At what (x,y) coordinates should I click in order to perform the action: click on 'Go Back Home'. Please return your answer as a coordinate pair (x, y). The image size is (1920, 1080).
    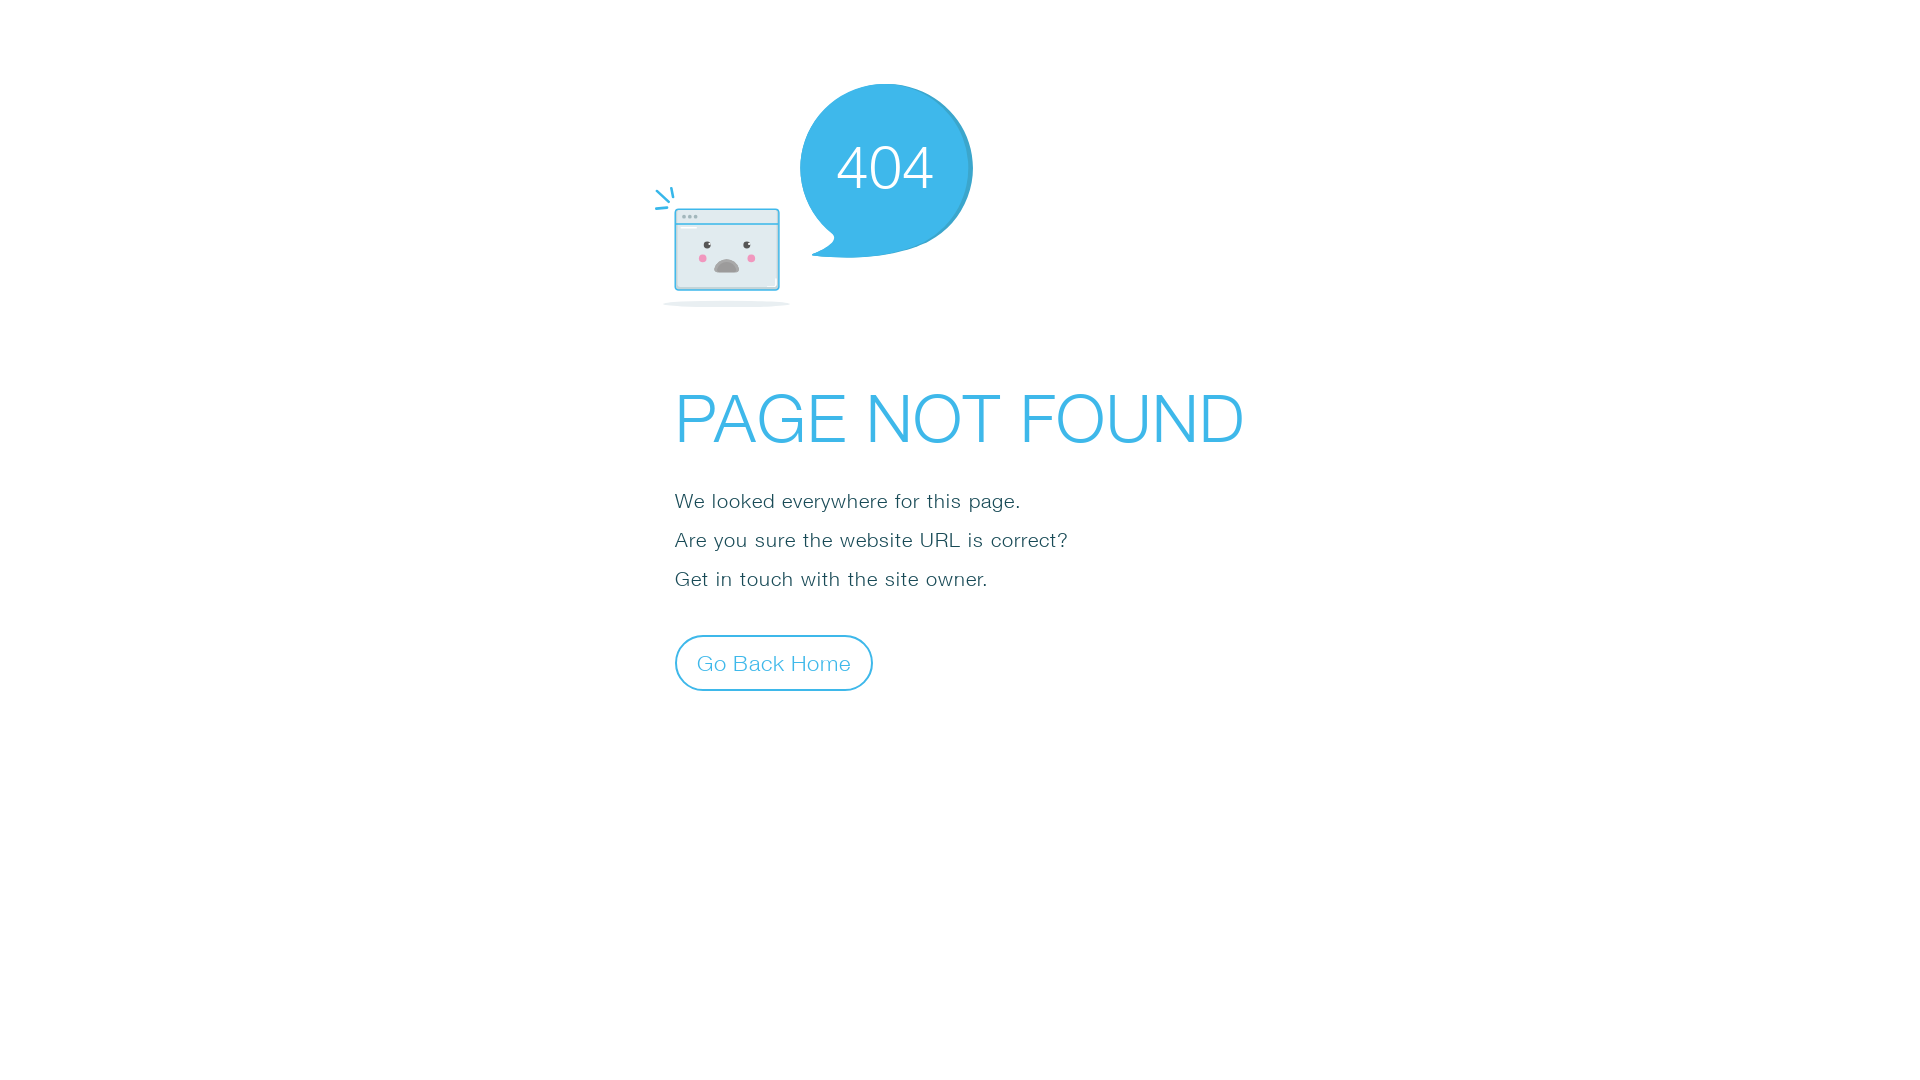
    Looking at the image, I should click on (772, 663).